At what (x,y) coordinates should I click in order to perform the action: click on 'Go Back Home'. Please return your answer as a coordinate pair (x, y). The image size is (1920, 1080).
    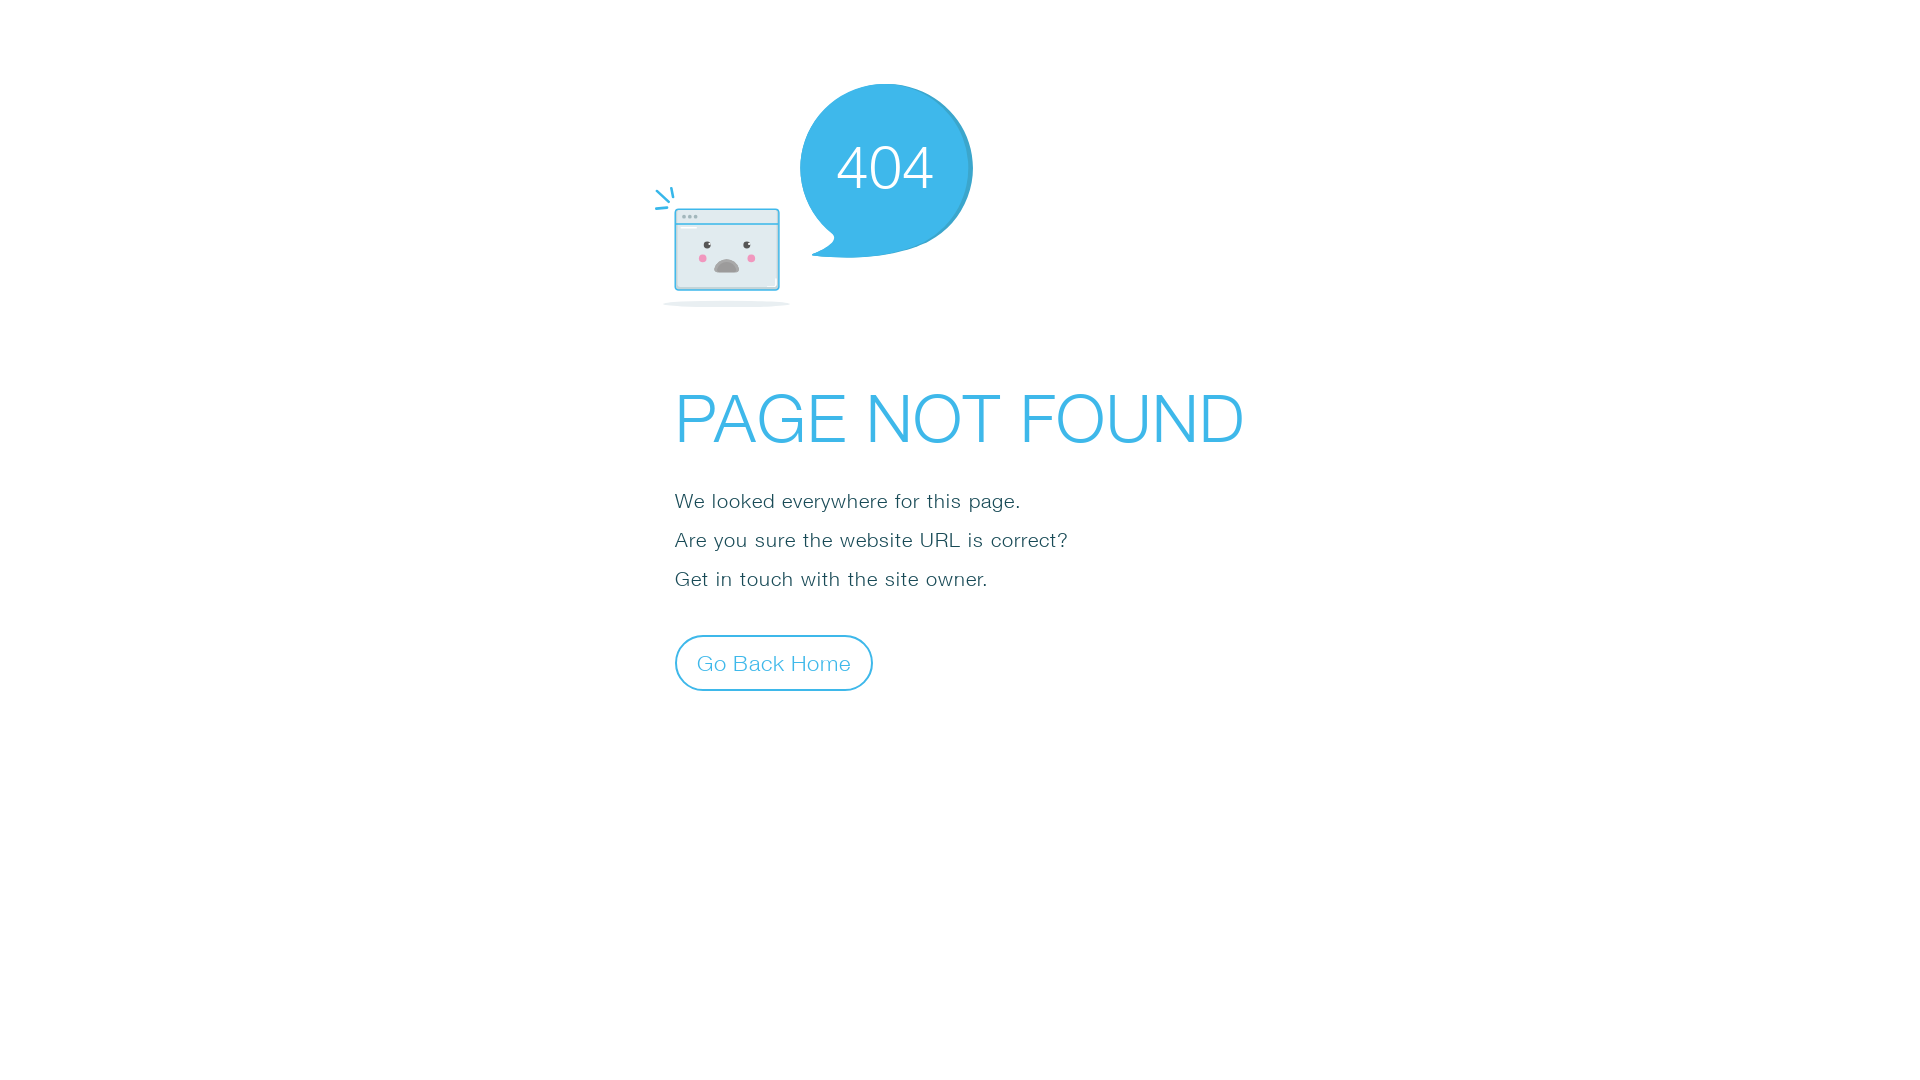
    Looking at the image, I should click on (772, 663).